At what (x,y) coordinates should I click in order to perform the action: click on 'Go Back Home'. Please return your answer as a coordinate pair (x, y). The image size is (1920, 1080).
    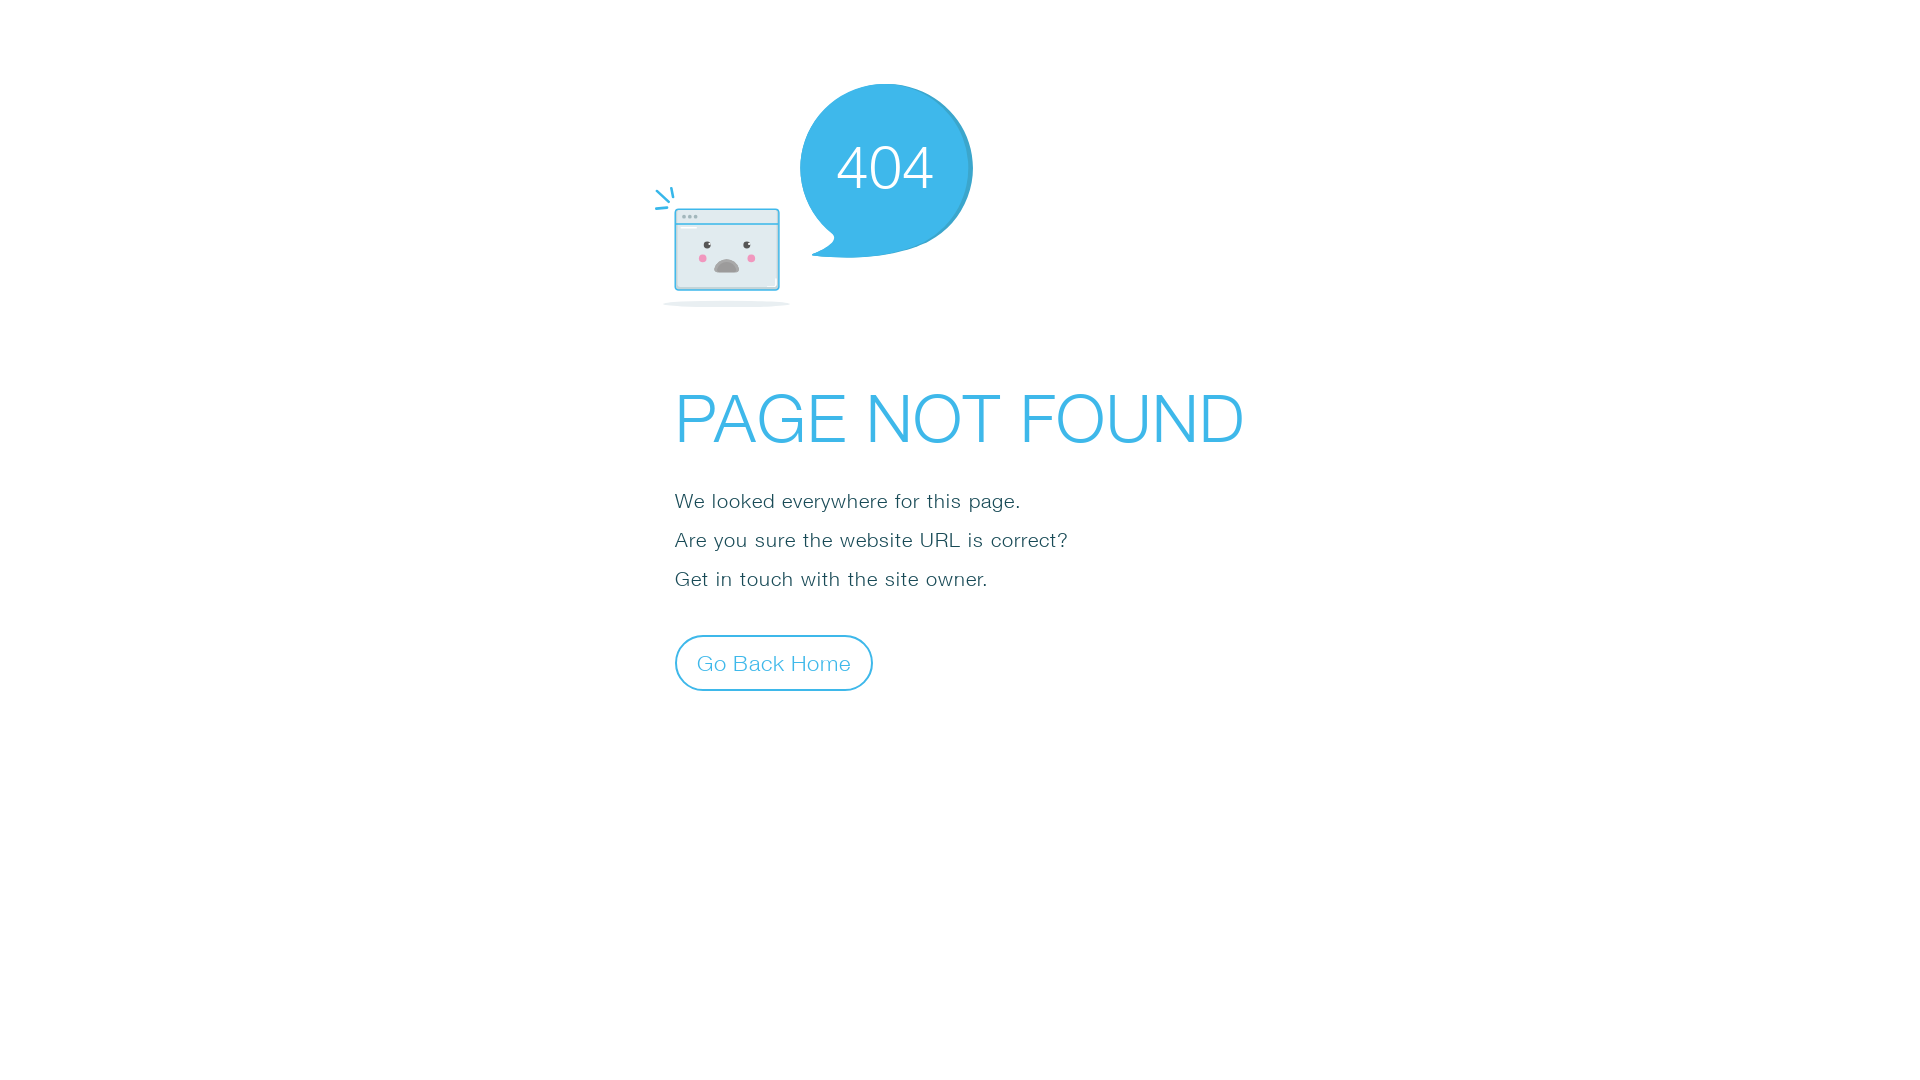
    Looking at the image, I should click on (772, 663).